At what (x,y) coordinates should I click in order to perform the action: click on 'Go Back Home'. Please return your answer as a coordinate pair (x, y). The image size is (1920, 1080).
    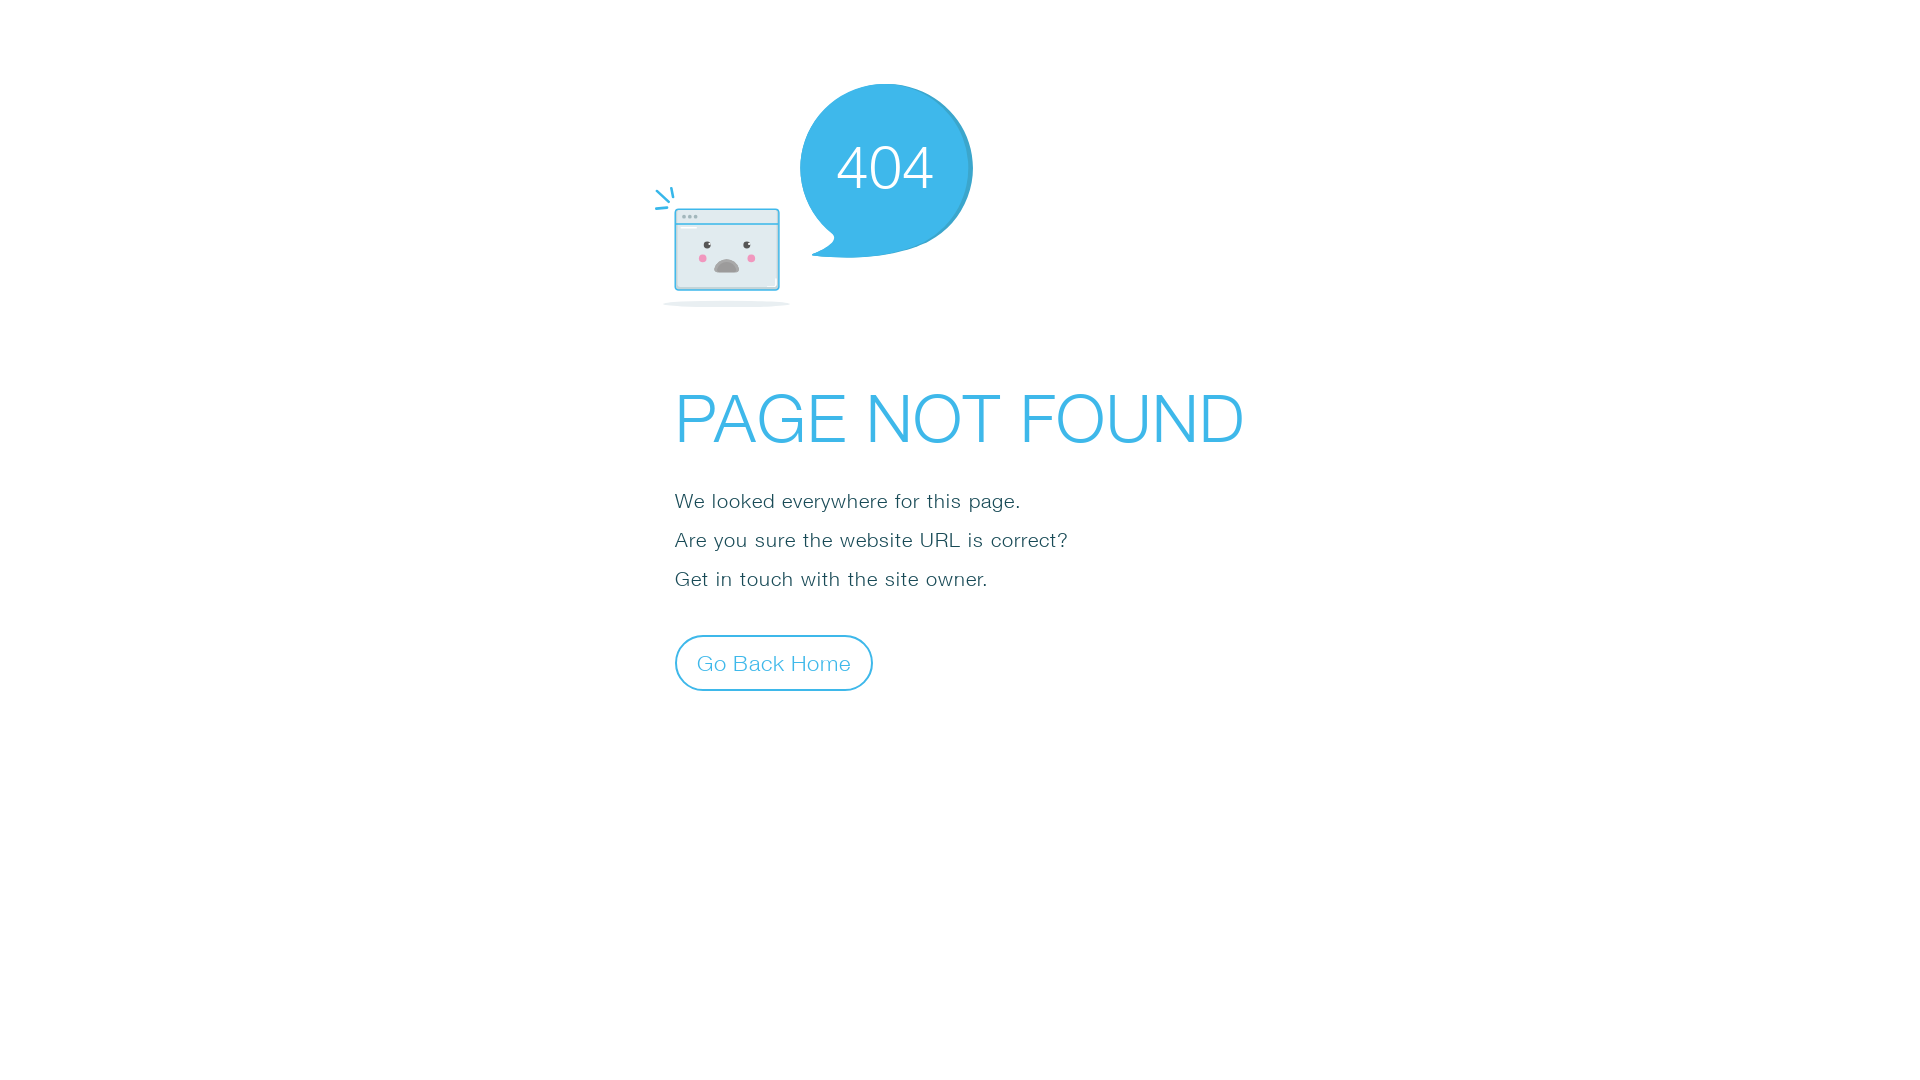
    Looking at the image, I should click on (772, 663).